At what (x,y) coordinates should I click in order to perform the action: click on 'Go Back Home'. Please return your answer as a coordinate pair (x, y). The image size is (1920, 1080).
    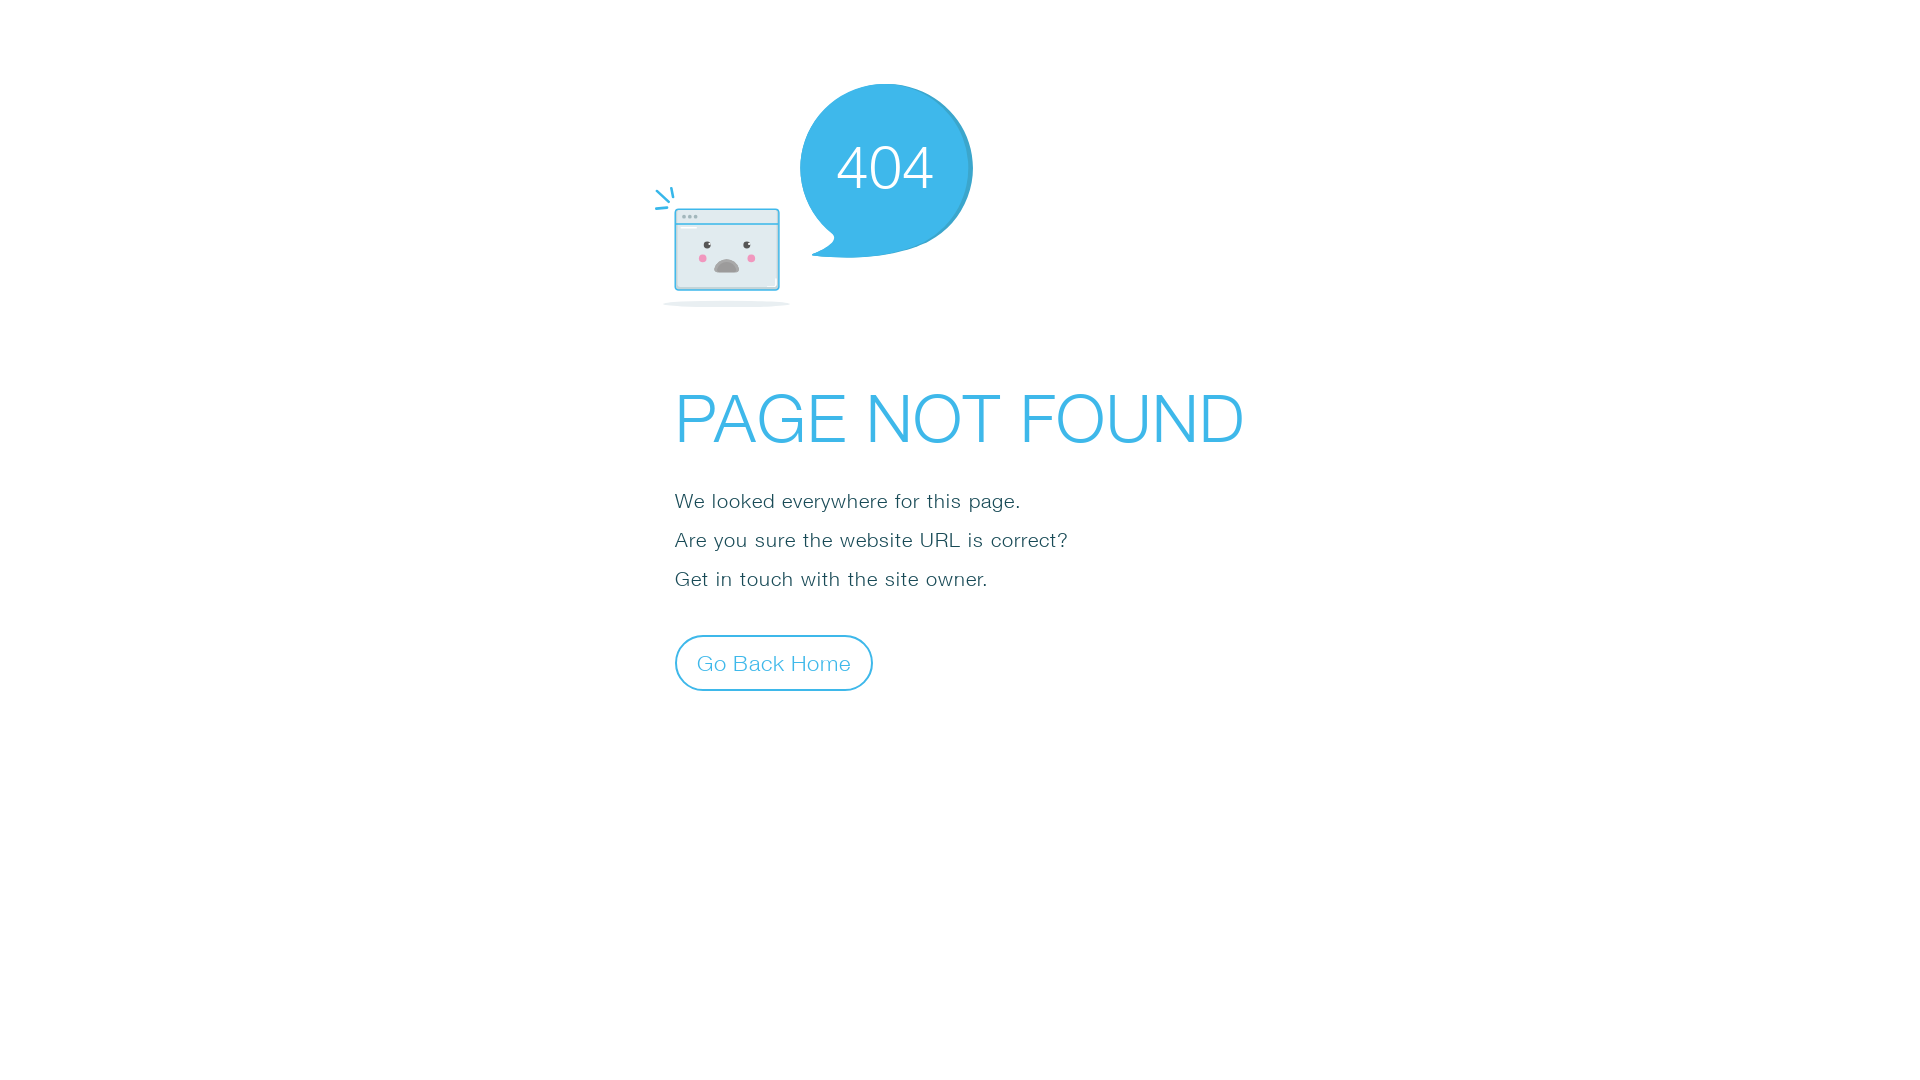
    Looking at the image, I should click on (772, 663).